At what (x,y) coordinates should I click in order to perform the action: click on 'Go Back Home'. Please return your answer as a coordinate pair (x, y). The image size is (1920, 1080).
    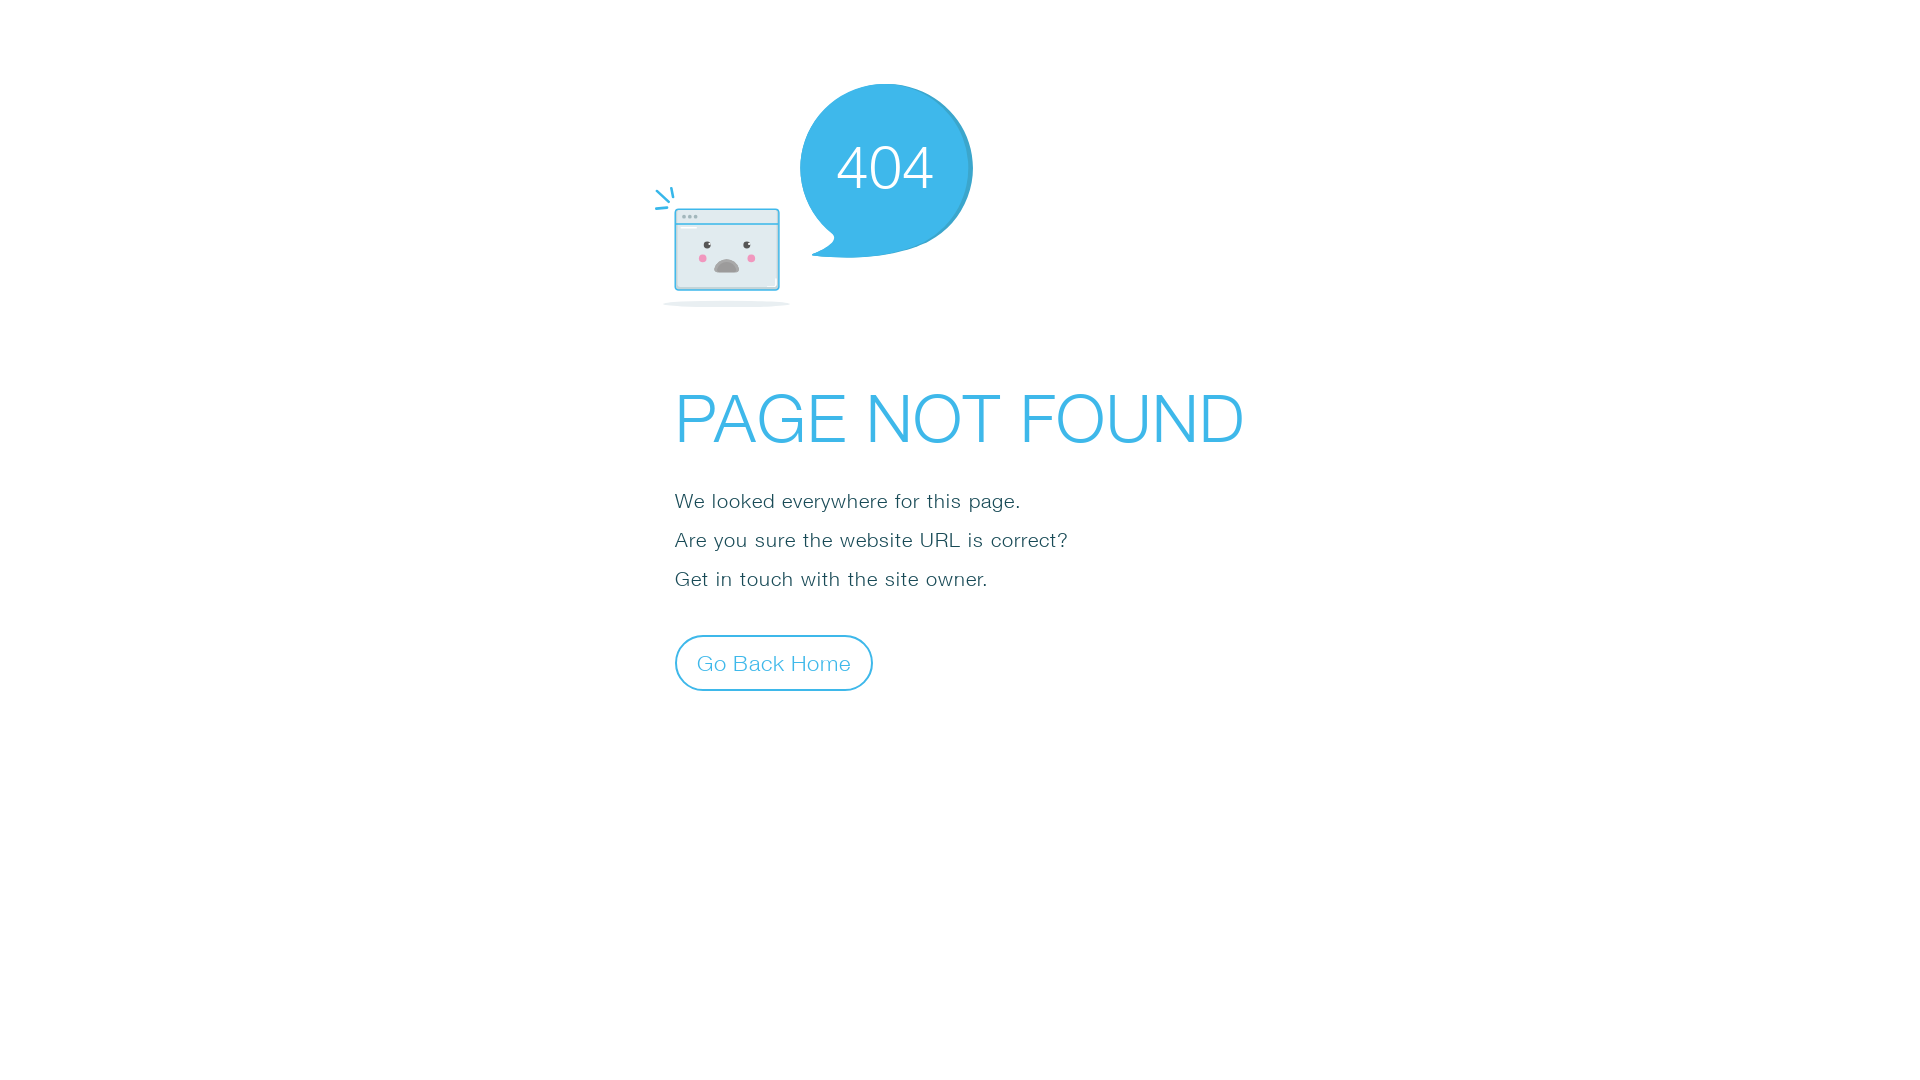
    Looking at the image, I should click on (772, 663).